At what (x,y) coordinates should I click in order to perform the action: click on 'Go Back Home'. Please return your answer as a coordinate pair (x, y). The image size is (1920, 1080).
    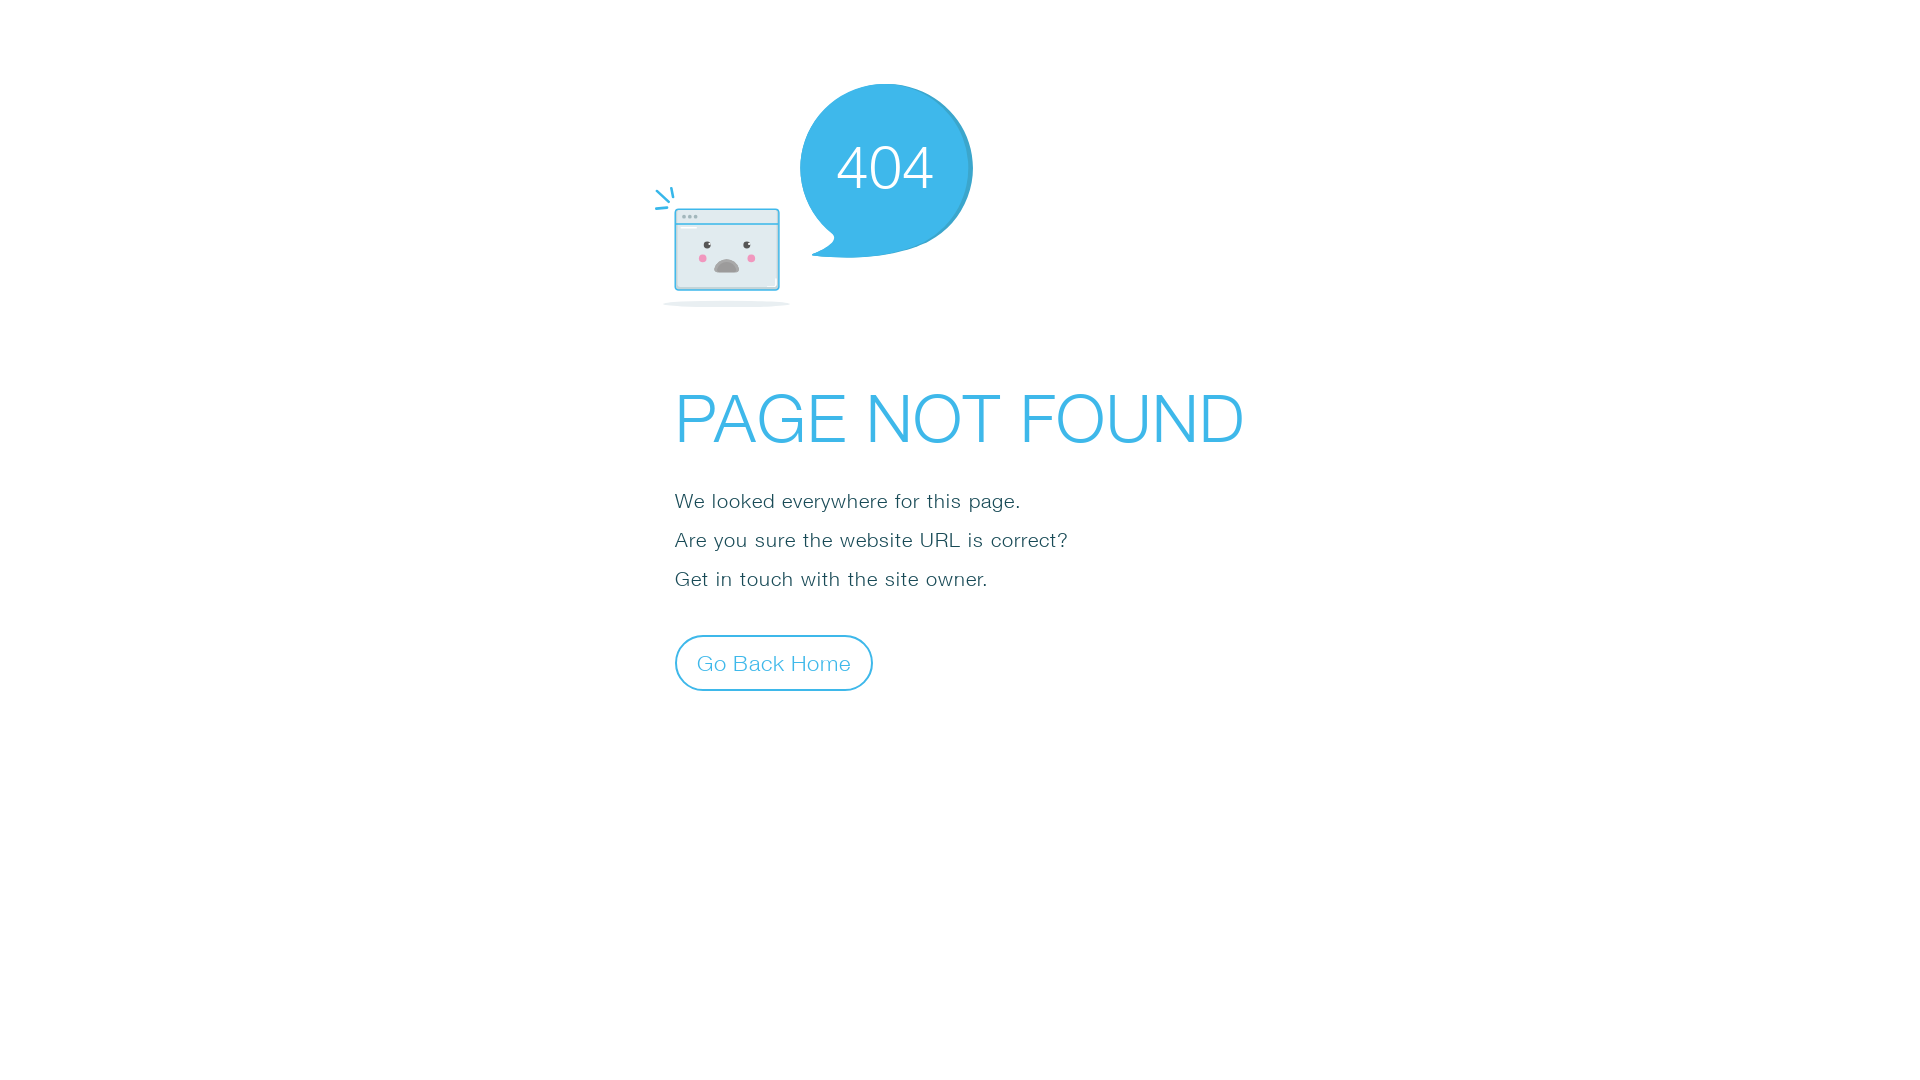
    Looking at the image, I should click on (772, 663).